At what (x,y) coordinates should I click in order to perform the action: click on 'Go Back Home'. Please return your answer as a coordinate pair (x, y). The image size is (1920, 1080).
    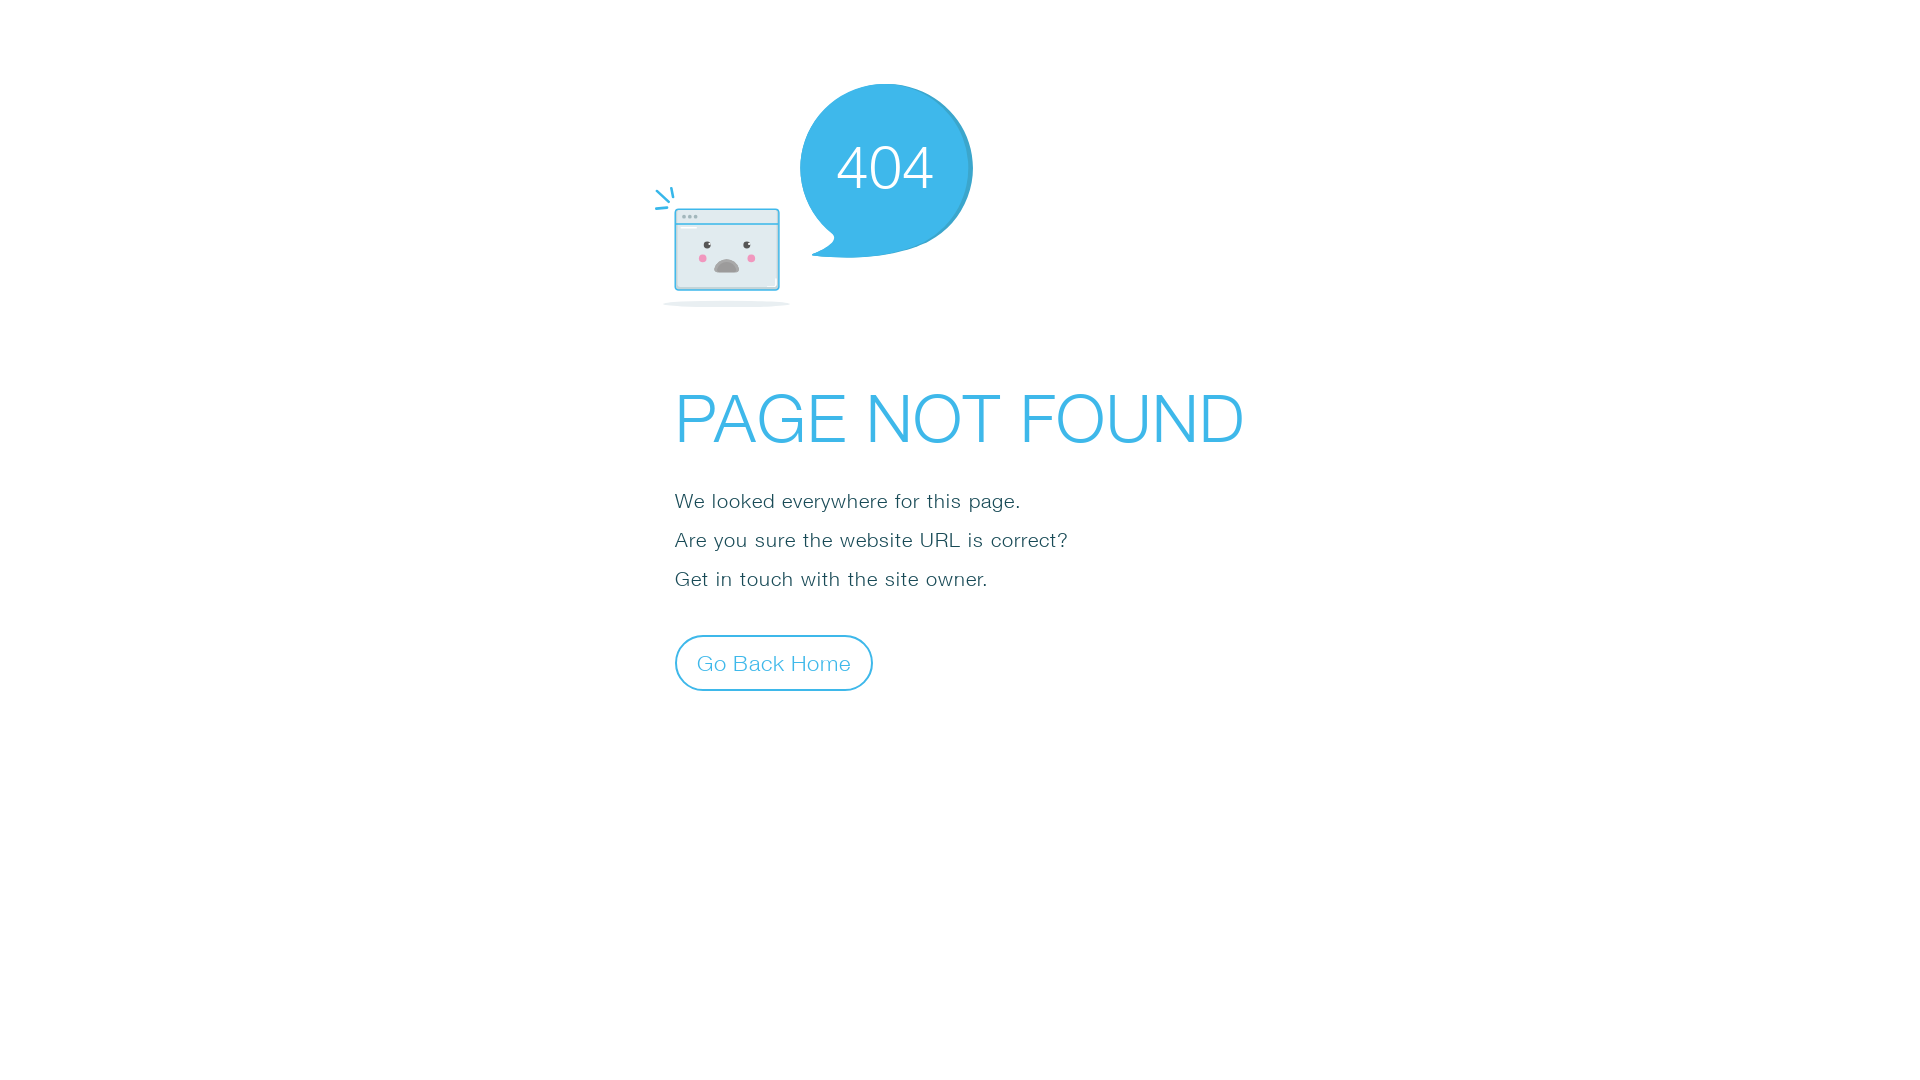
    Looking at the image, I should click on (772, 663).